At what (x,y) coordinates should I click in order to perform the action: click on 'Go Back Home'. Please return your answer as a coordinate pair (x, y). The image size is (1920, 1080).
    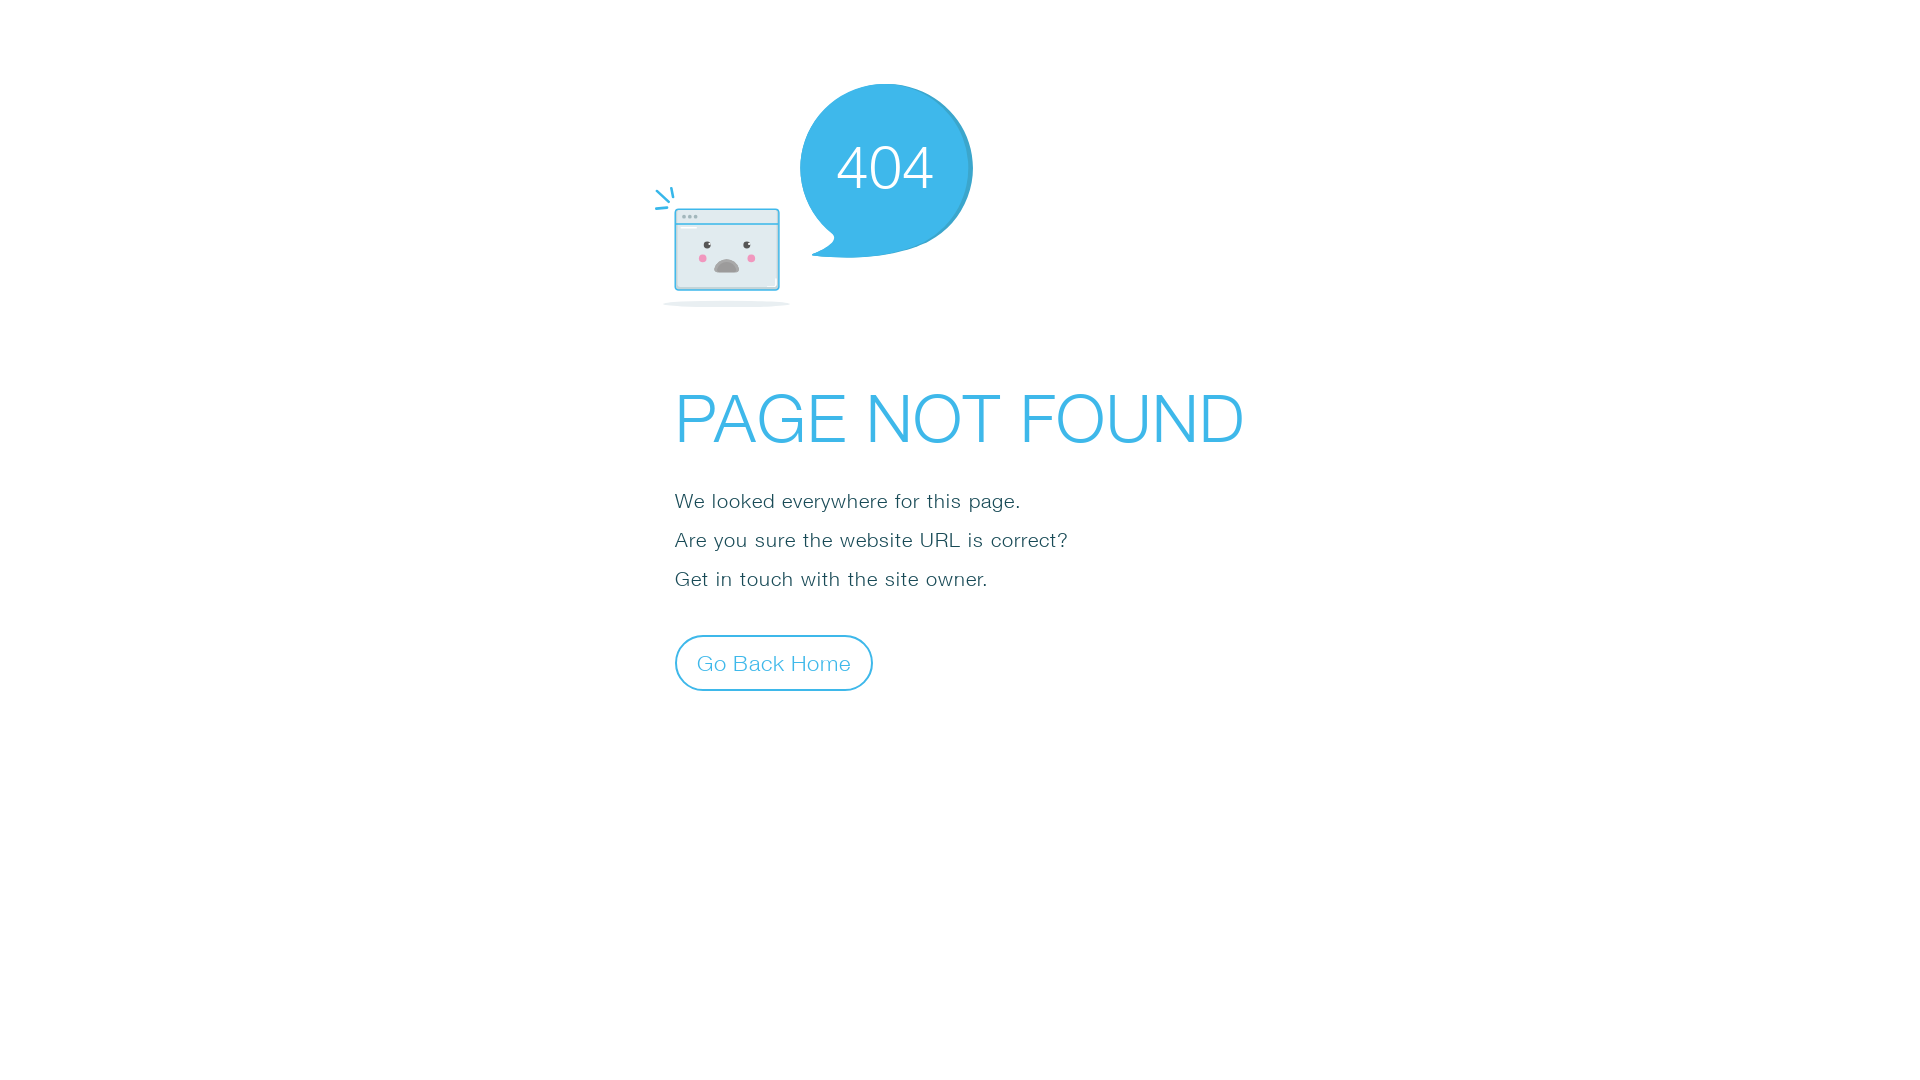
    Looking at the image, I should click on (772, 663).